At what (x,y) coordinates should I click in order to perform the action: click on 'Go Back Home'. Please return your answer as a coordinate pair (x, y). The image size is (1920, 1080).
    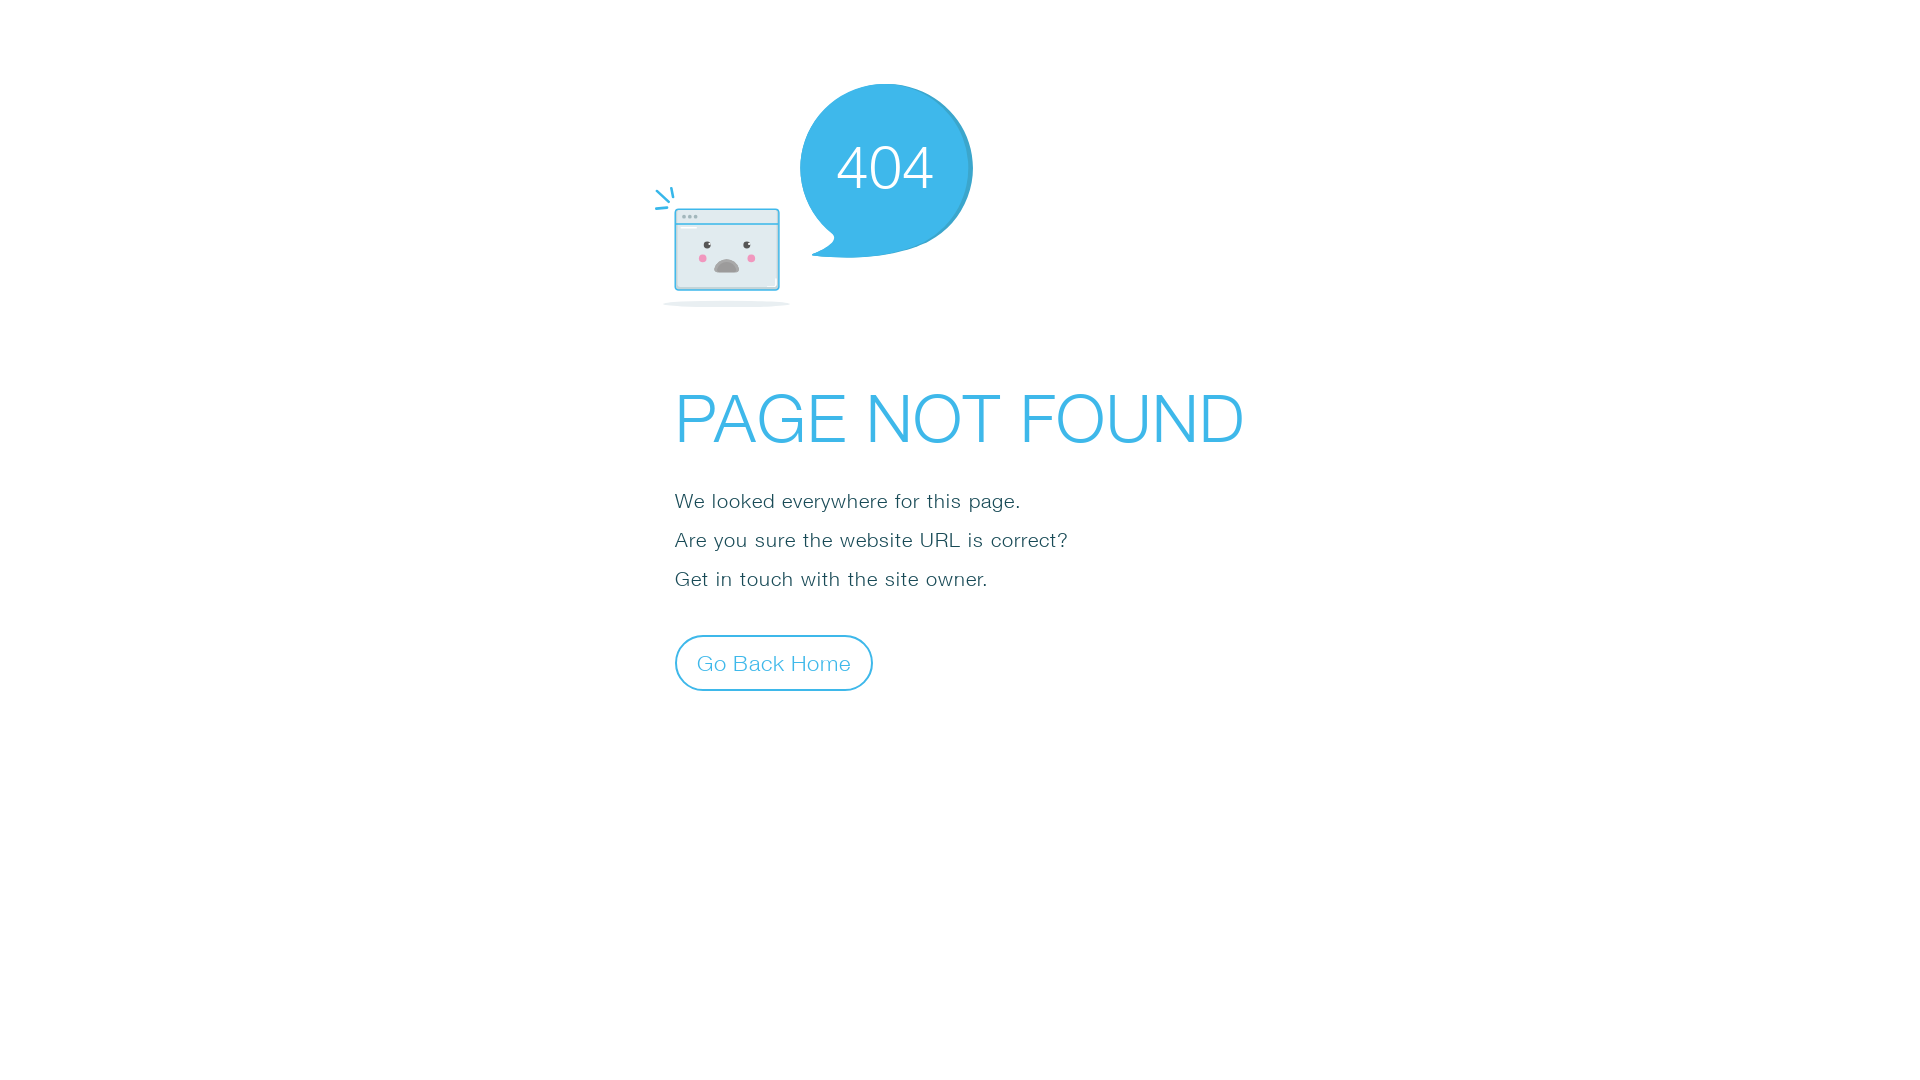
    Looking at the image, I should click on (772, 663).